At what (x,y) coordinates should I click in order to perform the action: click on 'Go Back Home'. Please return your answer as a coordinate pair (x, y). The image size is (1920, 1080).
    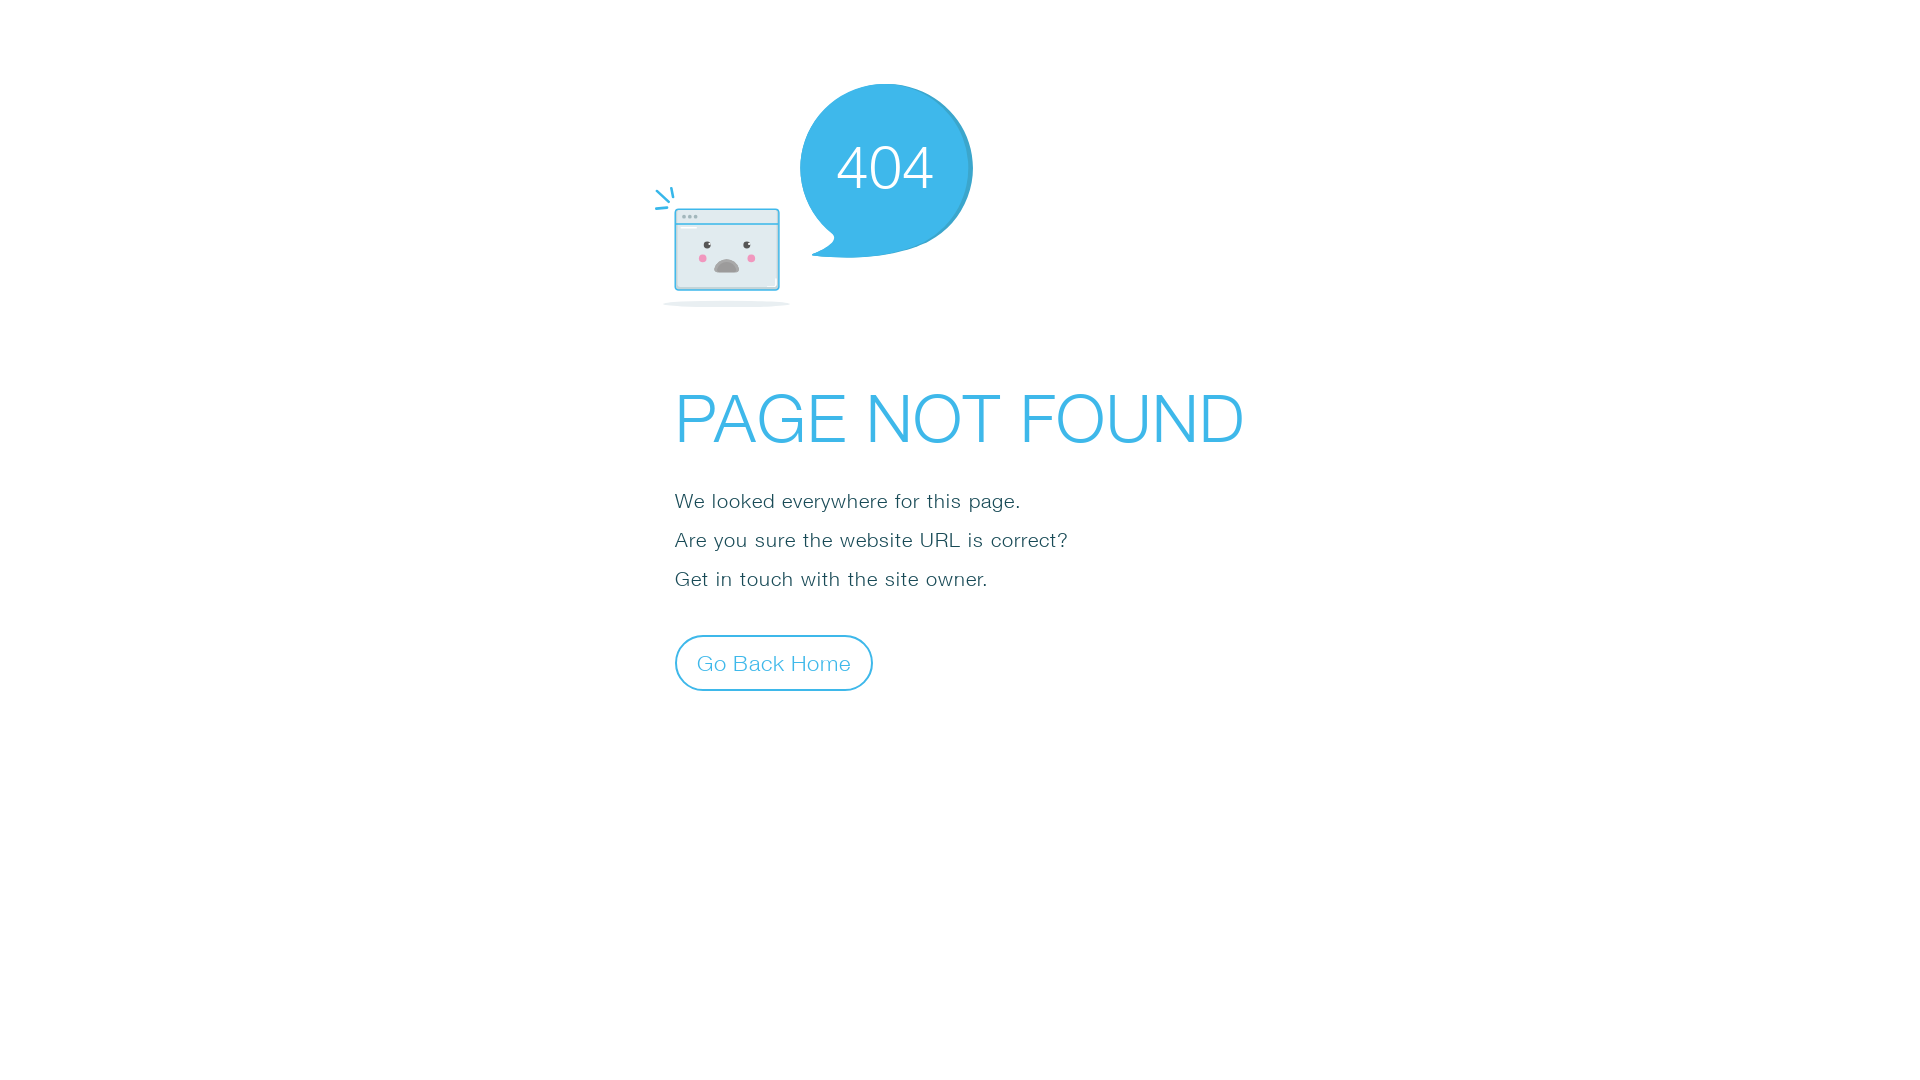
    Looking at the image, I should click on (772, 663).